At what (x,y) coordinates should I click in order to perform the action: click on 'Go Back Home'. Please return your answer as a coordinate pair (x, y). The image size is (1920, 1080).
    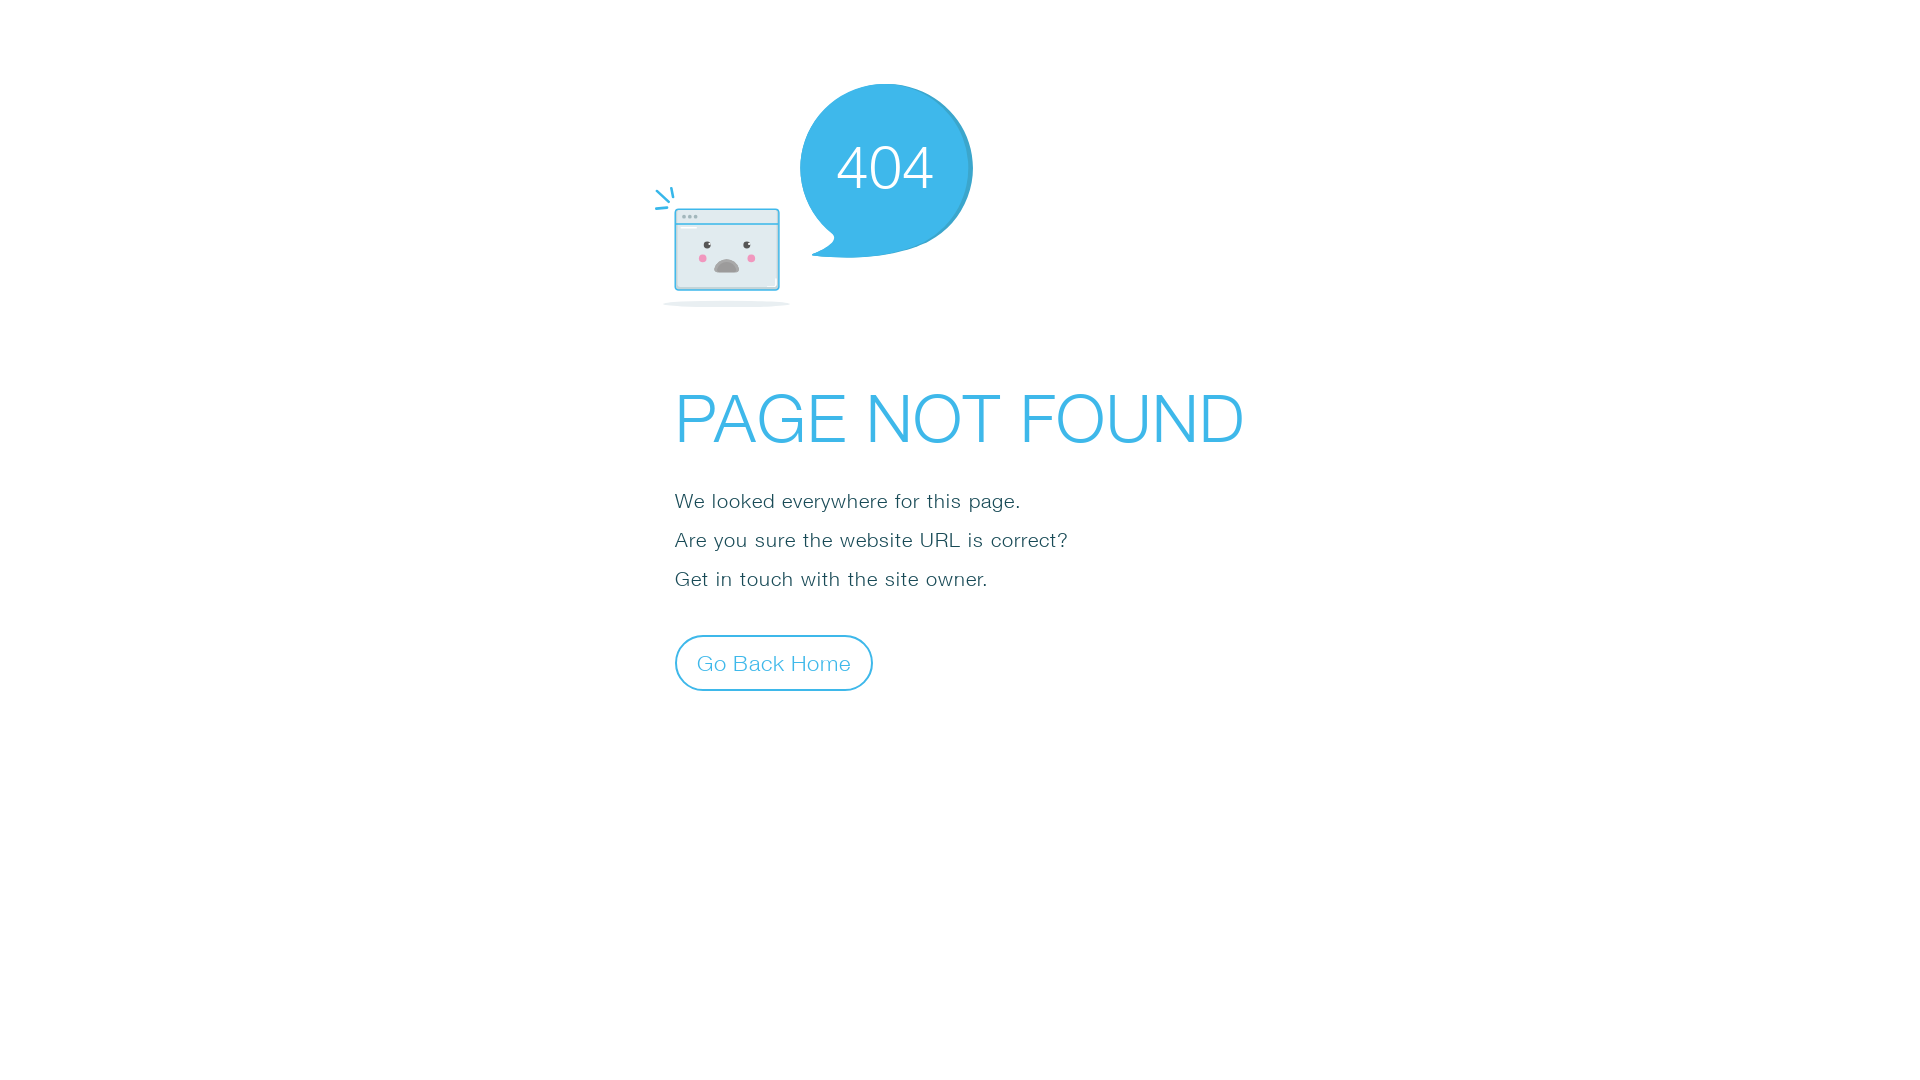
    Looking at the image, I should click on (772, 663).